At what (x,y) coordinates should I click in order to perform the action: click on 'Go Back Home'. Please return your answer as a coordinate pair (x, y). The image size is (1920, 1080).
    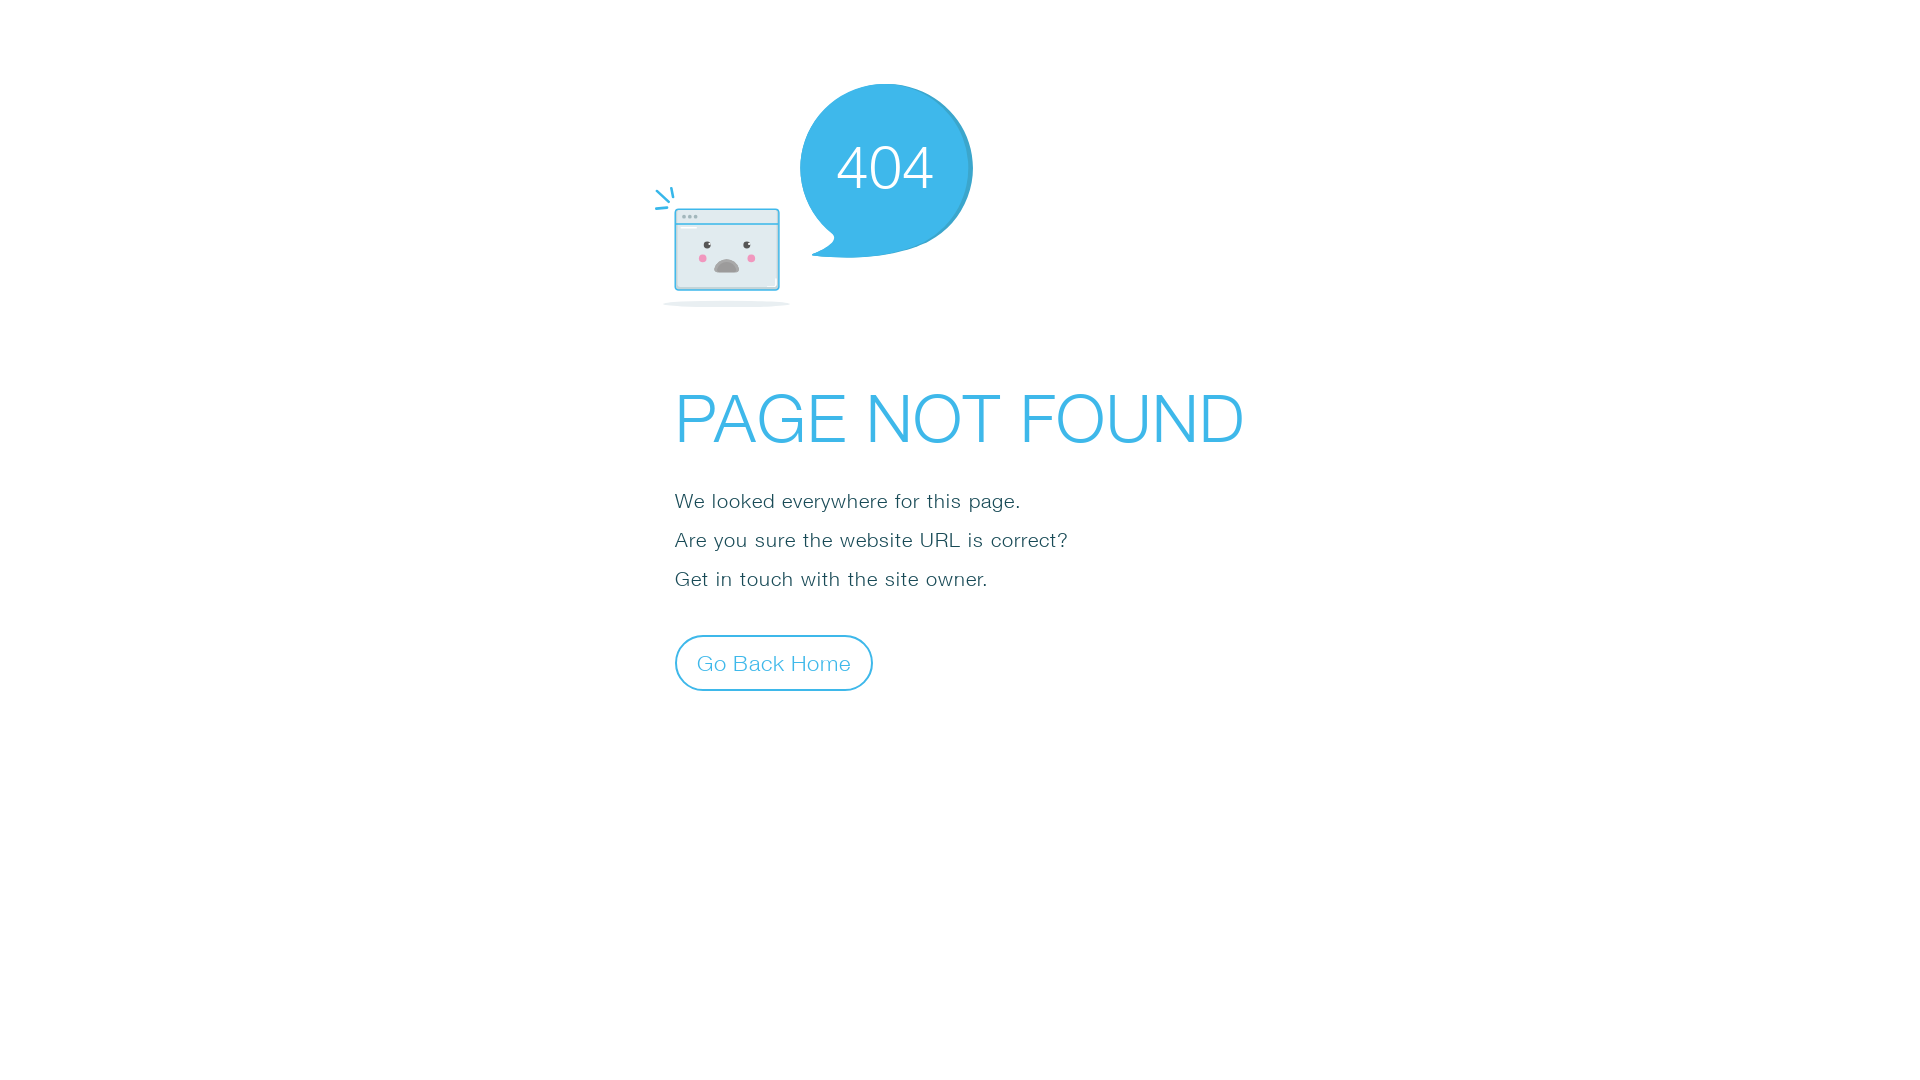
    Looking at the image, I should click on (772, 663).